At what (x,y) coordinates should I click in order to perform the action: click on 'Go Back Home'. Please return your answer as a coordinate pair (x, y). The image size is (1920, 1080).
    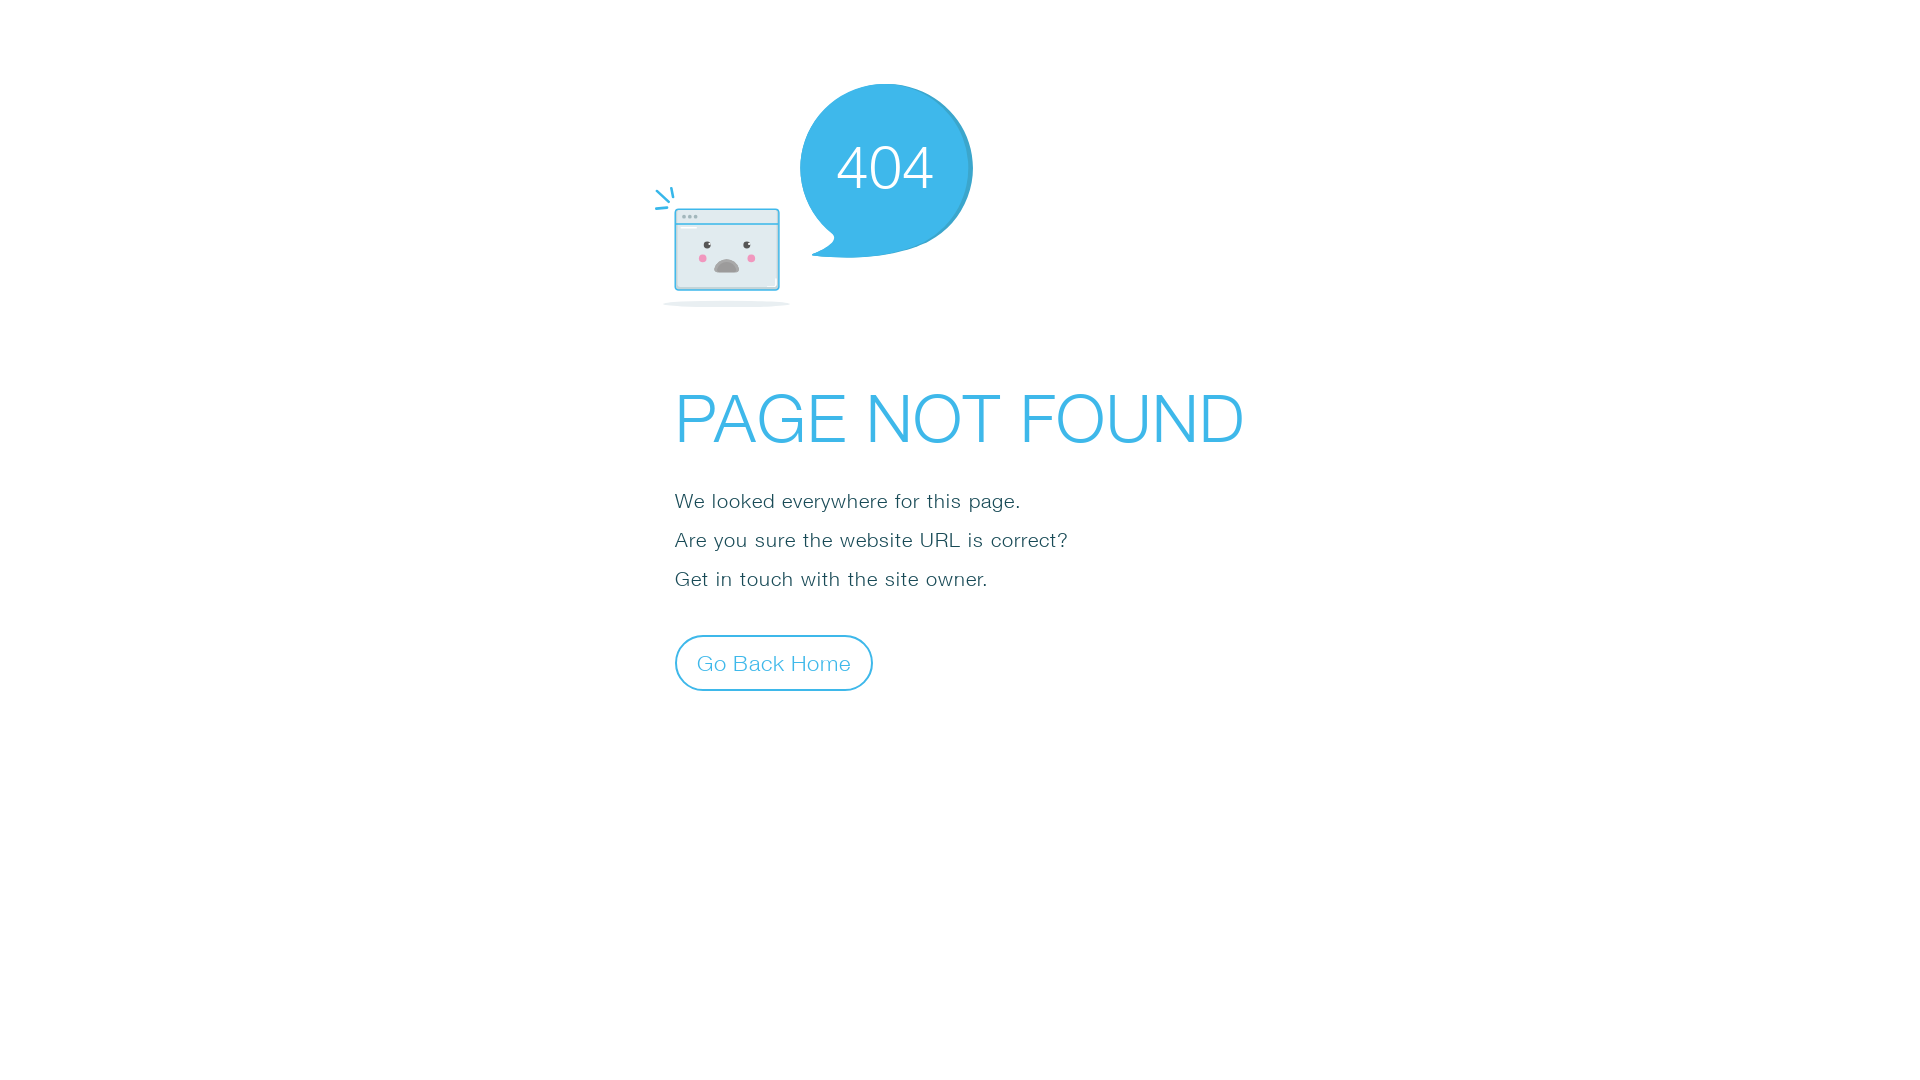
    Looking at the image, I should click on (772, 663).